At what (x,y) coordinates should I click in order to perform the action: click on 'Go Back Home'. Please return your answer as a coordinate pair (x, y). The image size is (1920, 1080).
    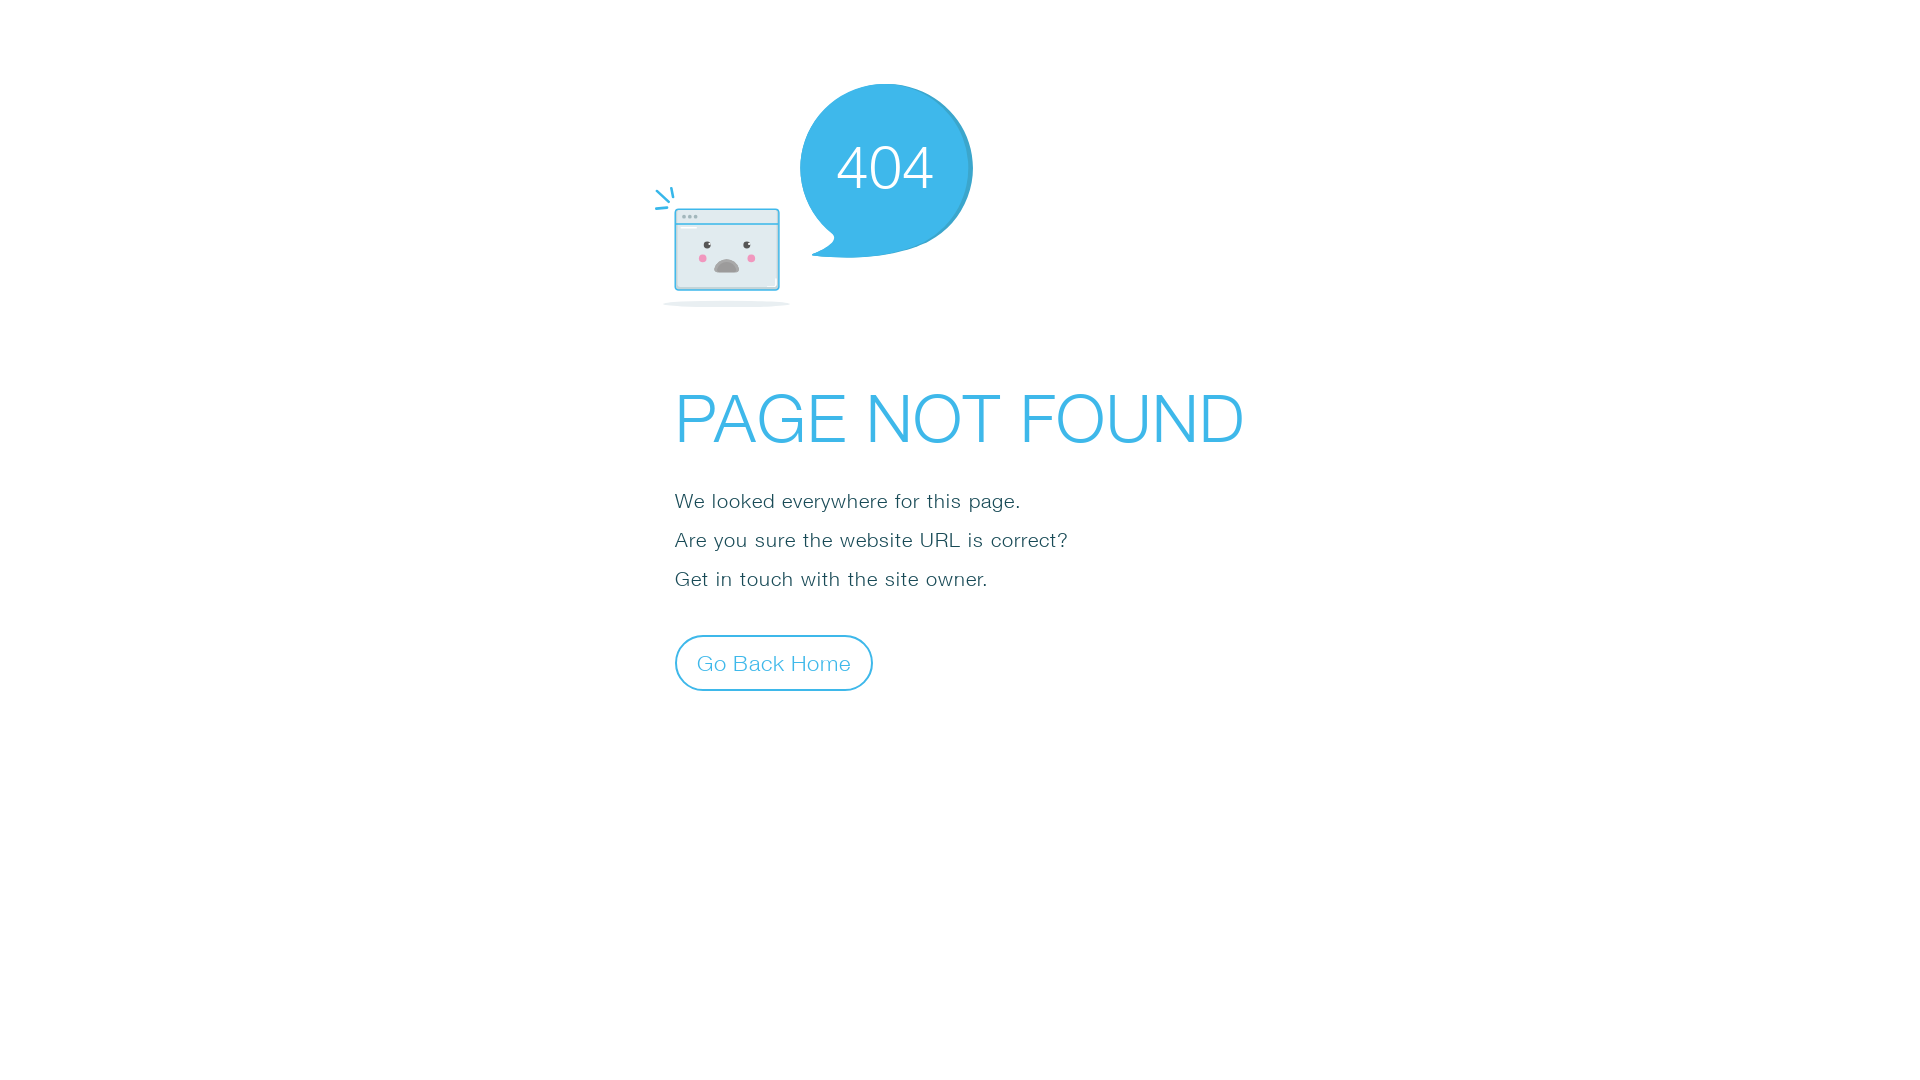
    Looking at the image, I should click on (772, 663).